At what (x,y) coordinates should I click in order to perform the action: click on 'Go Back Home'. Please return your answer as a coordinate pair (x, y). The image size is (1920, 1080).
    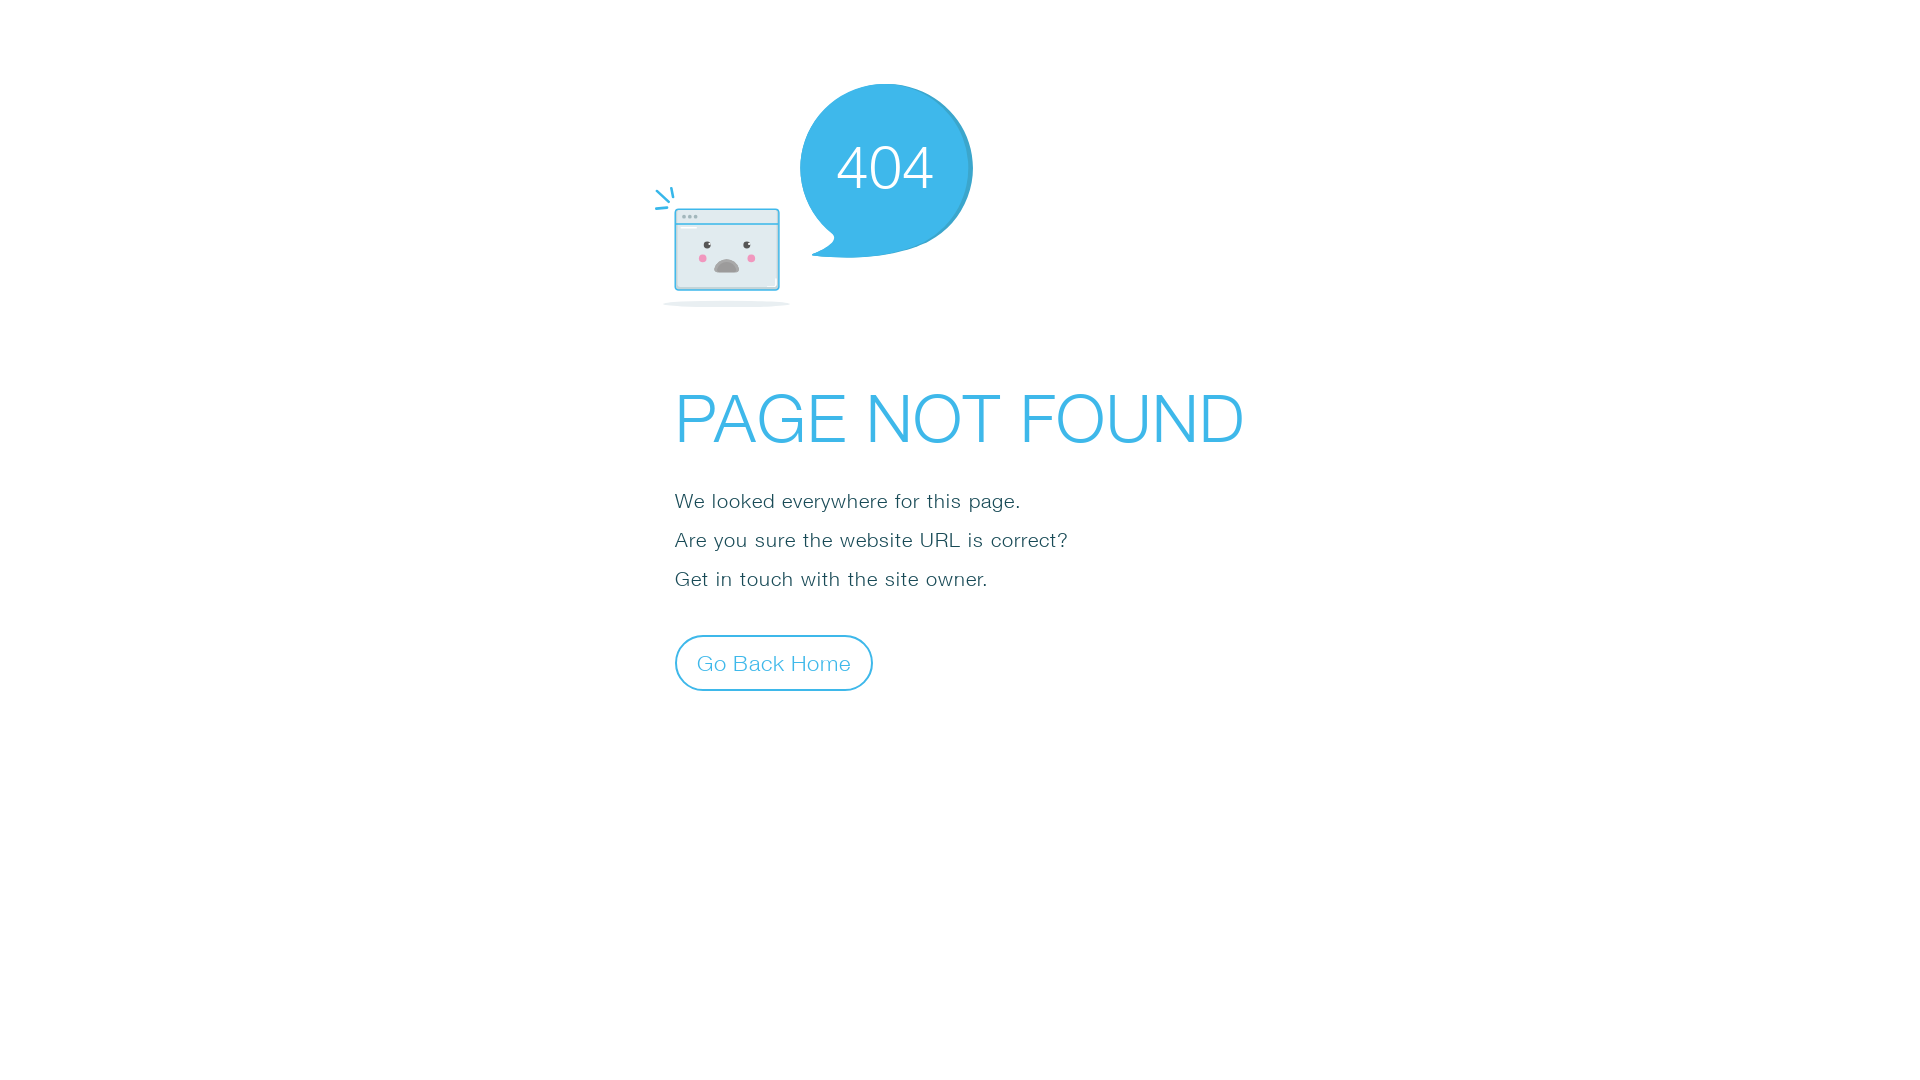
    Looking at the image, I should click on (772, 663).